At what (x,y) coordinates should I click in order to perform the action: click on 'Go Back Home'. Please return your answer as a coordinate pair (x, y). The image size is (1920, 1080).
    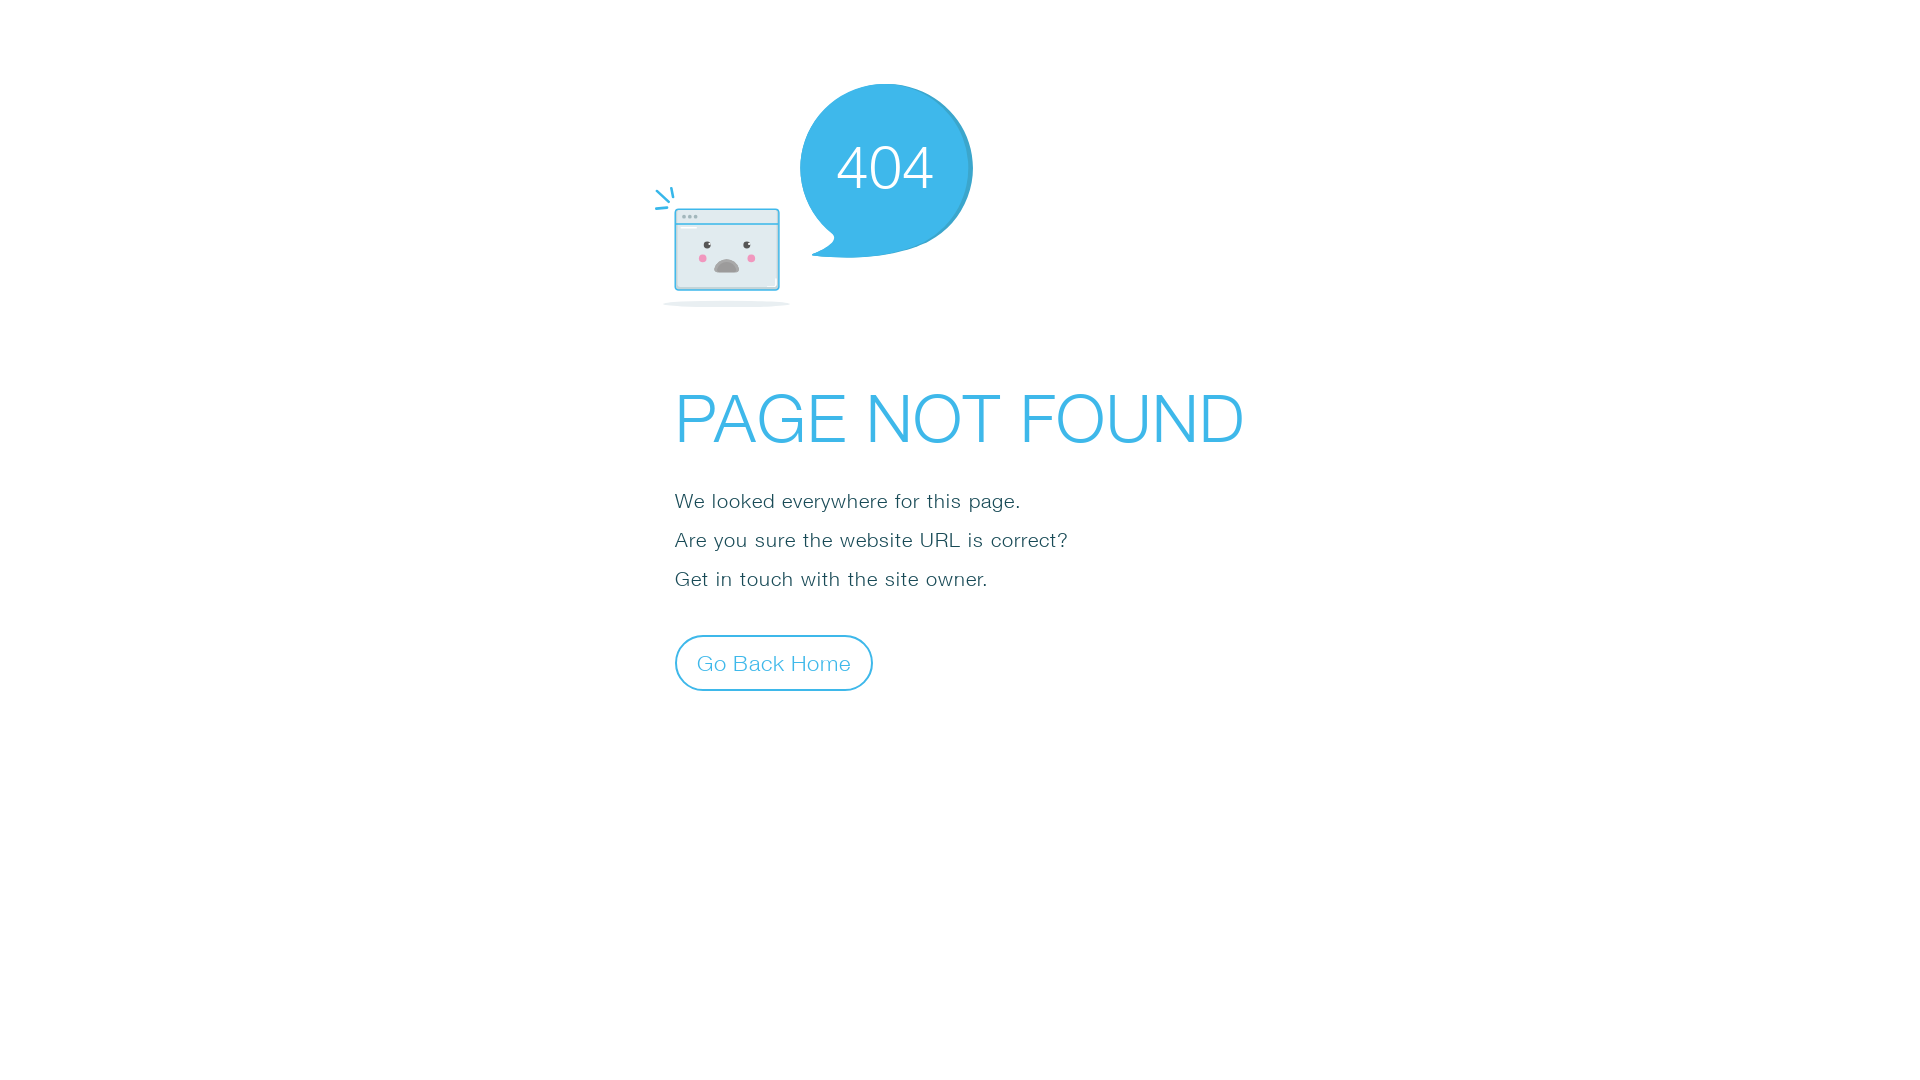
    Looking at the image, I should click on (772, 663).